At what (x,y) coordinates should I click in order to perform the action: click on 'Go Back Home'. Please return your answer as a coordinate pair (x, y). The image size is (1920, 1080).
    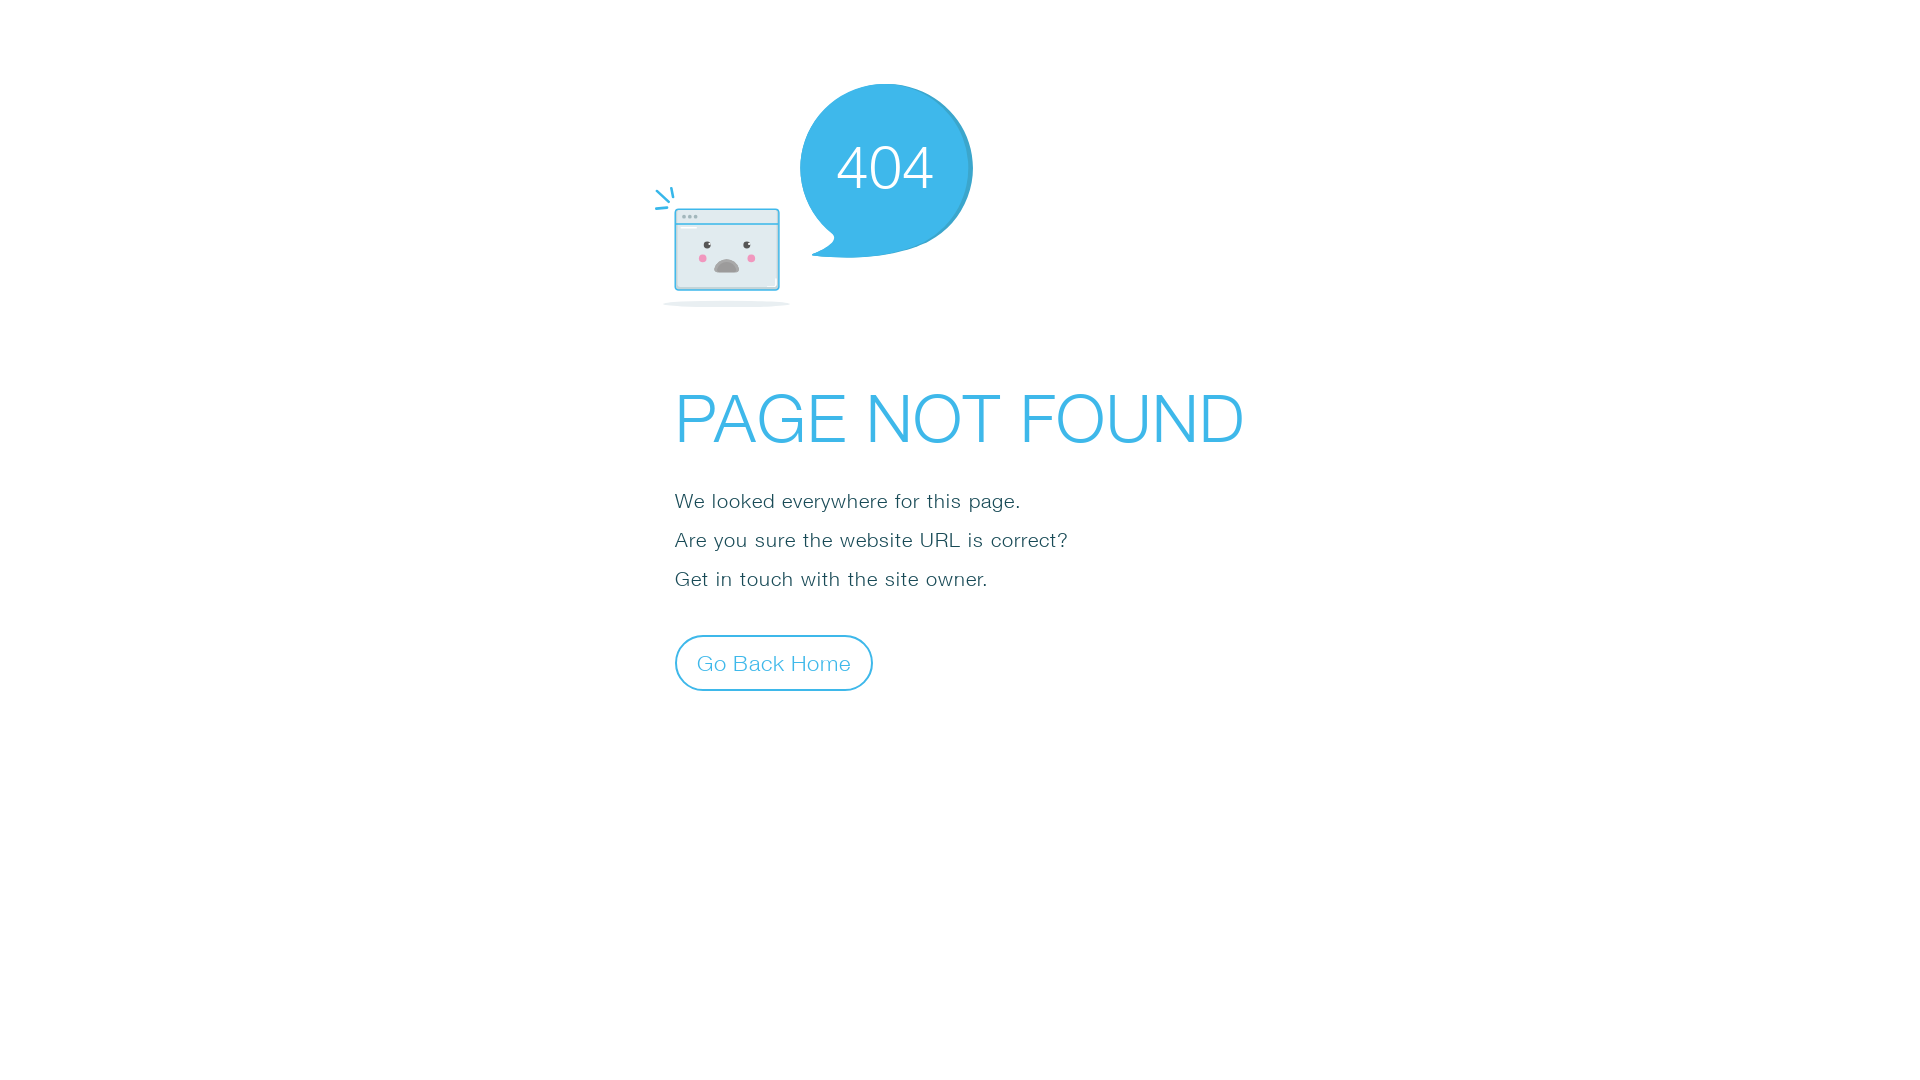
    Looking at the image, I should click on (772, 663).